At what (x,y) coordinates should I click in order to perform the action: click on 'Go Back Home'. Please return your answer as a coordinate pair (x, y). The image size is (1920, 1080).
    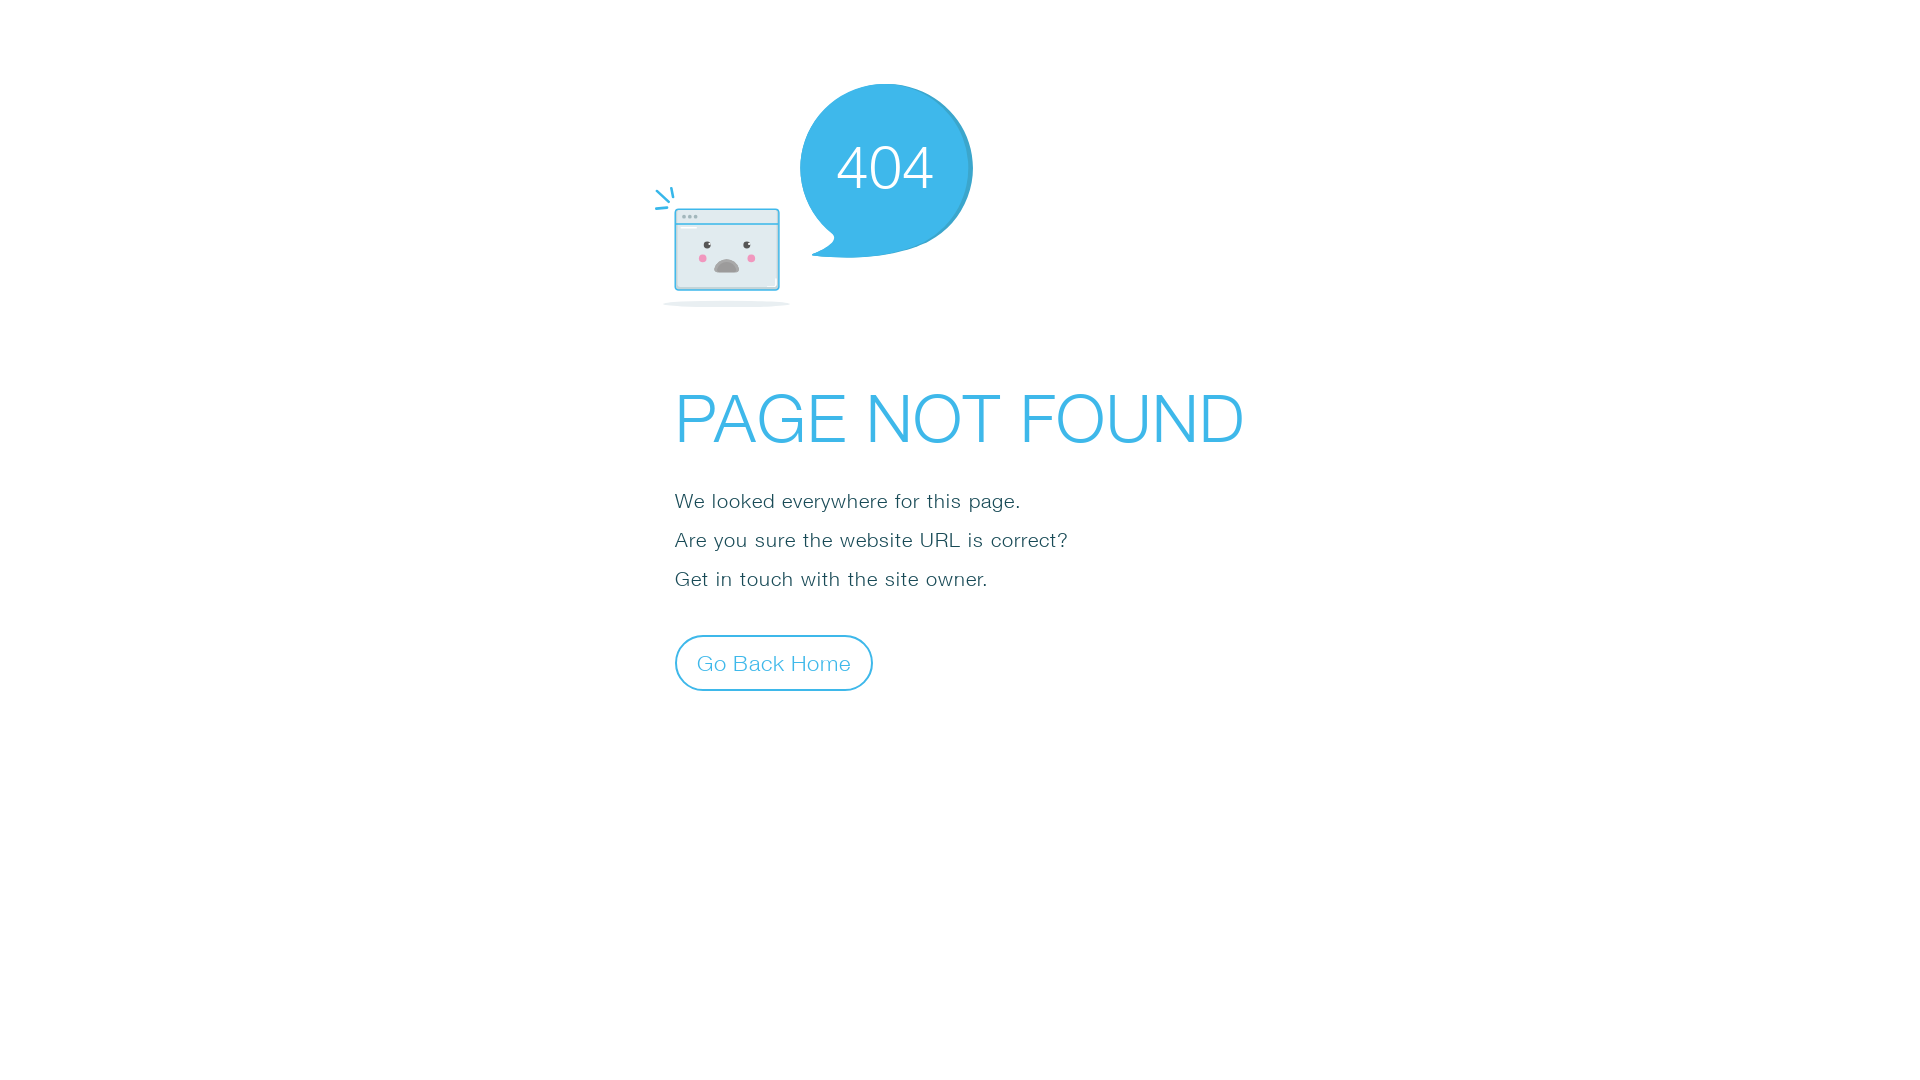
    Looking at the image, I should click on (772, 663).